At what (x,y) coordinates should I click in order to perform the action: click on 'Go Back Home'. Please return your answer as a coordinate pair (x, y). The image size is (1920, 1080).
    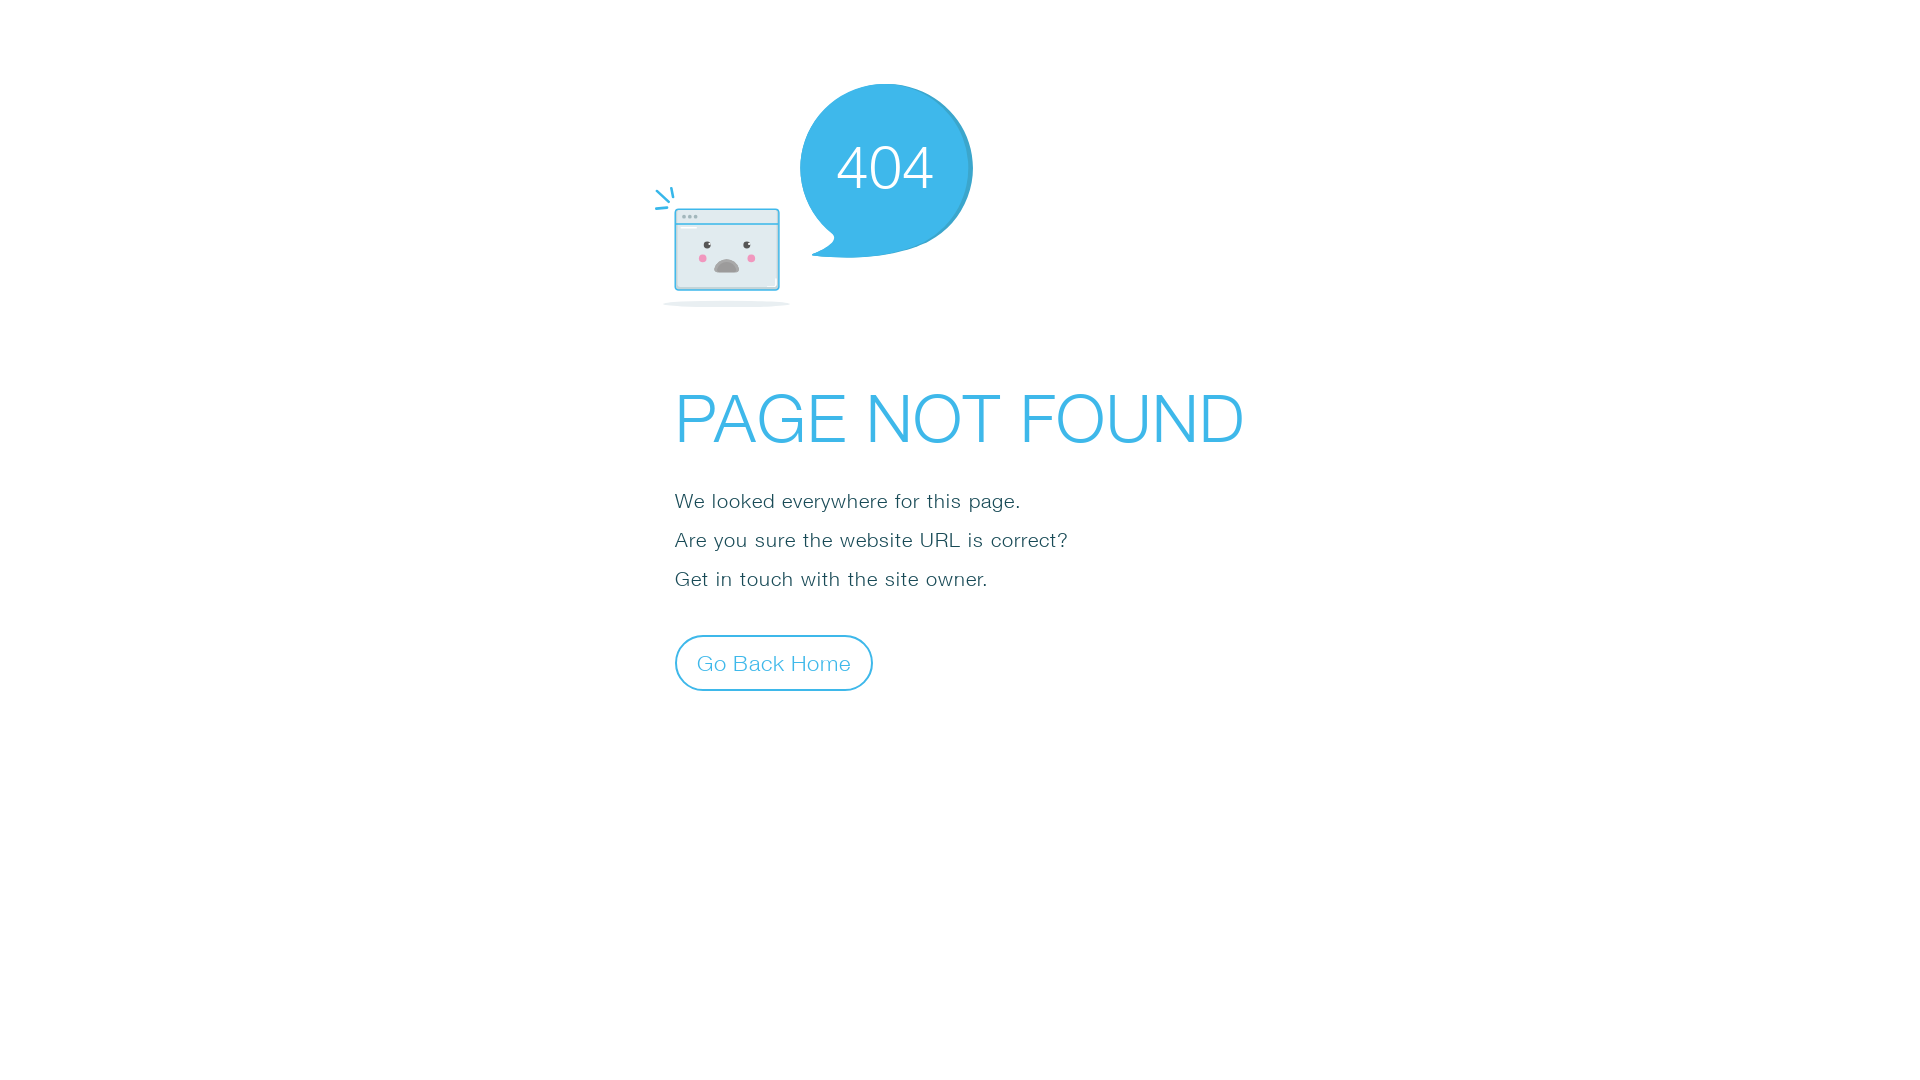
    Looking at the image, I should click on (772, 663).